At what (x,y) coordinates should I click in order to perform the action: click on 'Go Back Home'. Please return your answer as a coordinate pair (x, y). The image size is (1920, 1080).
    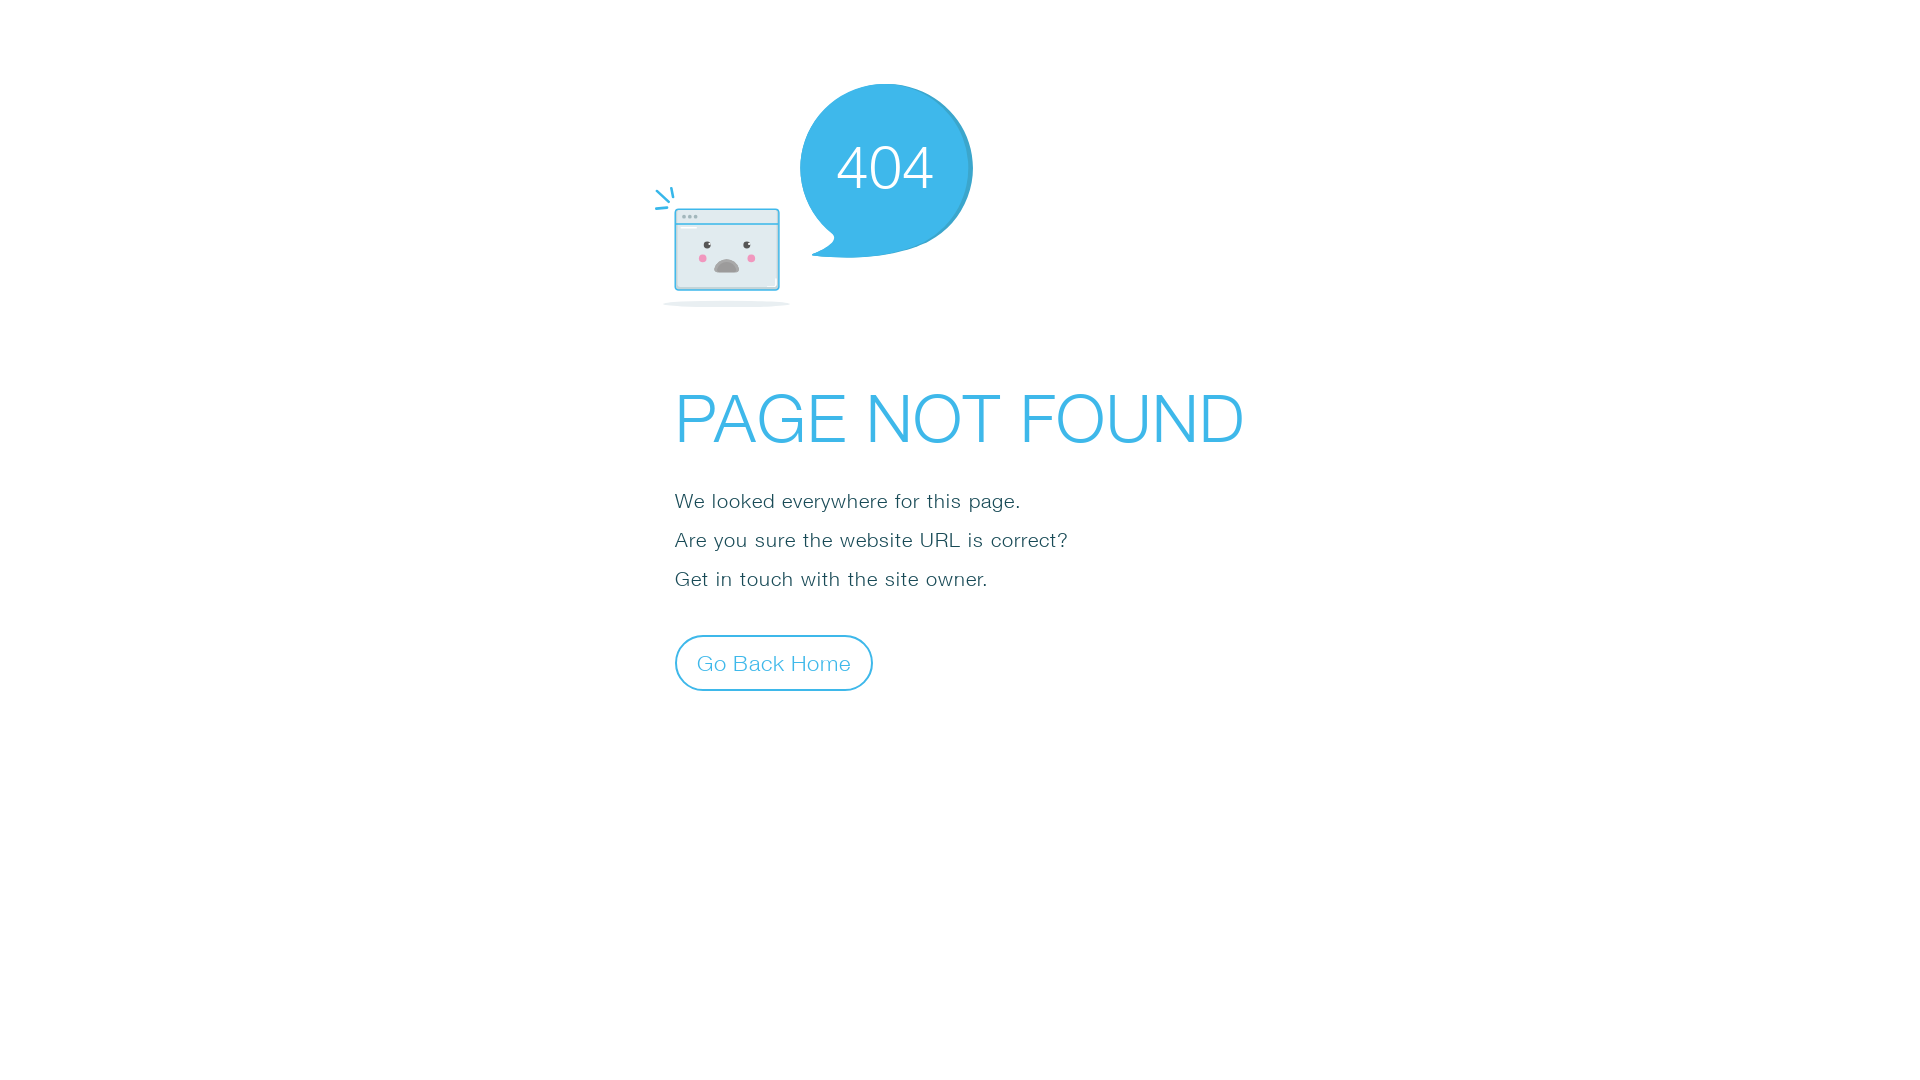
    Looking at the image, I should click on (772, 663).